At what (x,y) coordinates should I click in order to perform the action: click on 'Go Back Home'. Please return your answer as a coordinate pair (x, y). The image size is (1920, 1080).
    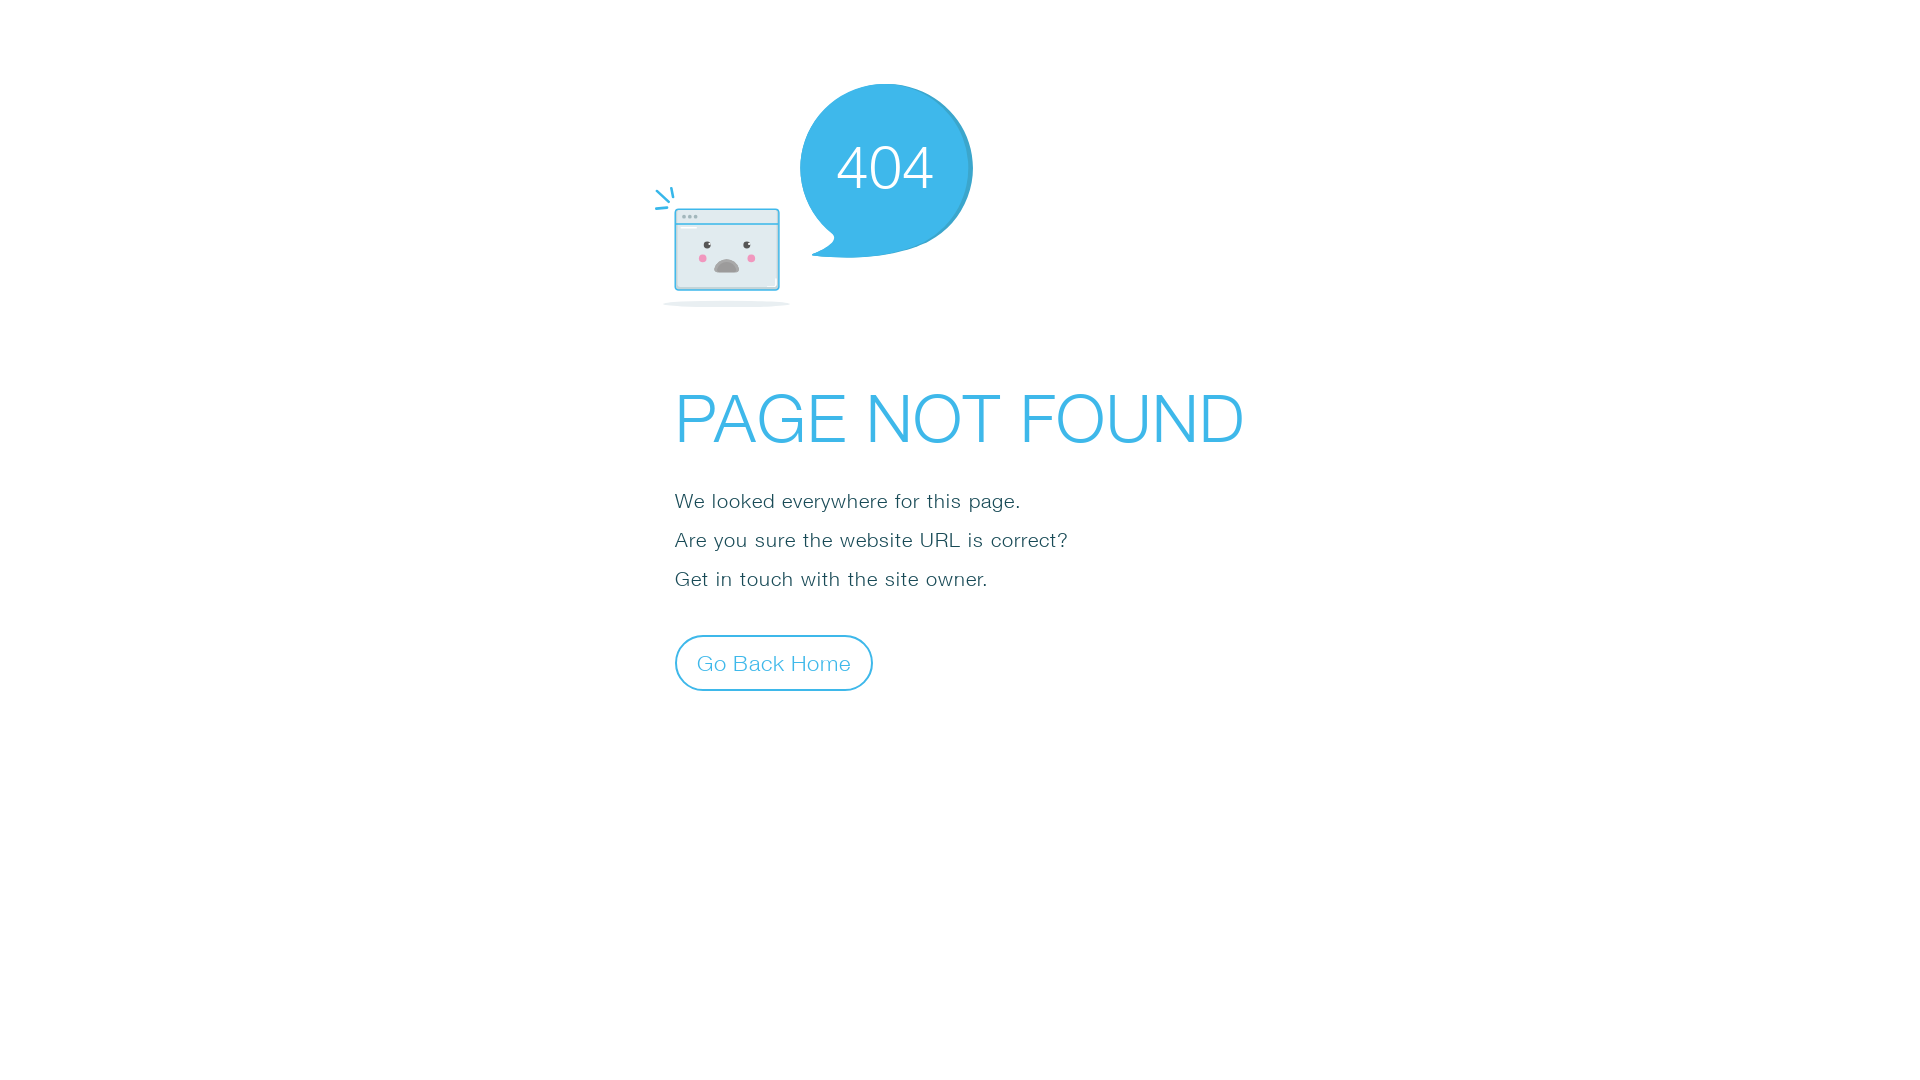
    Looking at the image, I should click on (772, 663).